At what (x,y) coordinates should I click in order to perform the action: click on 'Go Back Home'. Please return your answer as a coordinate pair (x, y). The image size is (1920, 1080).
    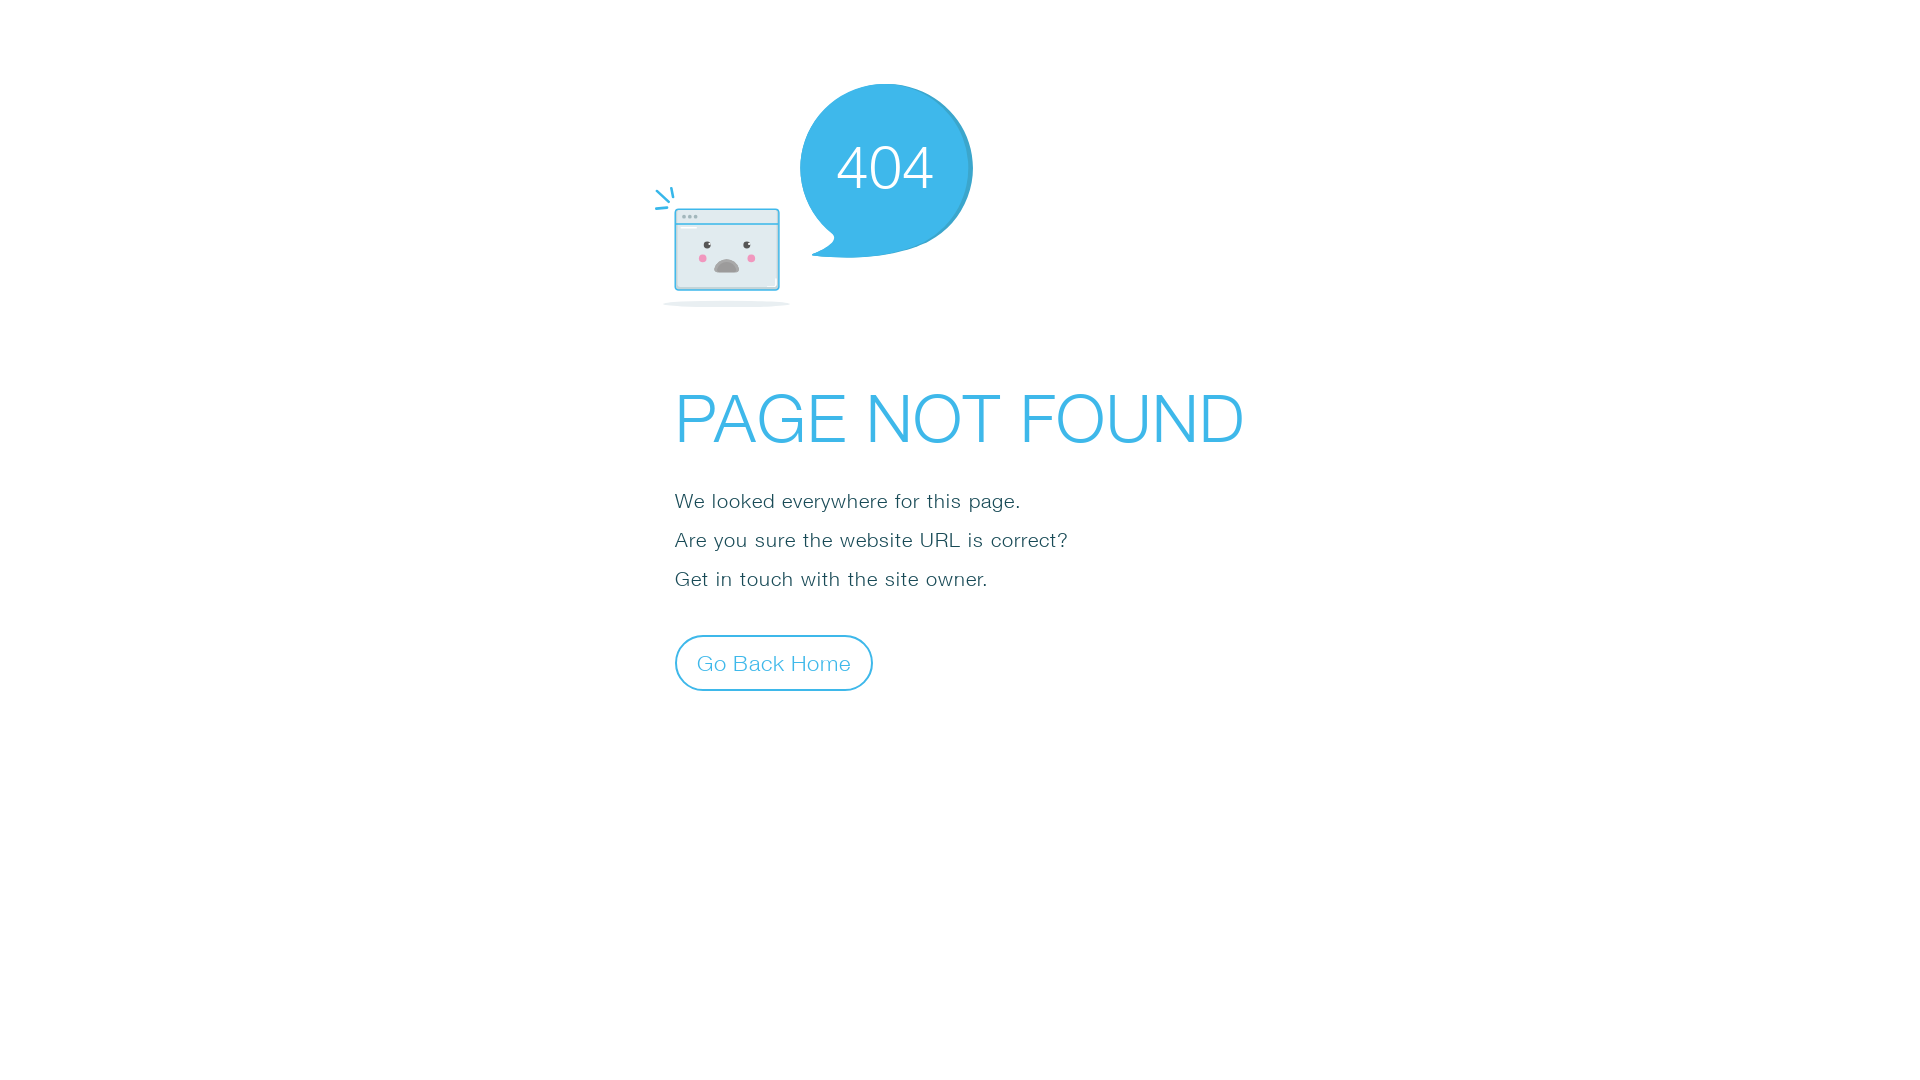
    Looking at the image, I should click on (772, 663).